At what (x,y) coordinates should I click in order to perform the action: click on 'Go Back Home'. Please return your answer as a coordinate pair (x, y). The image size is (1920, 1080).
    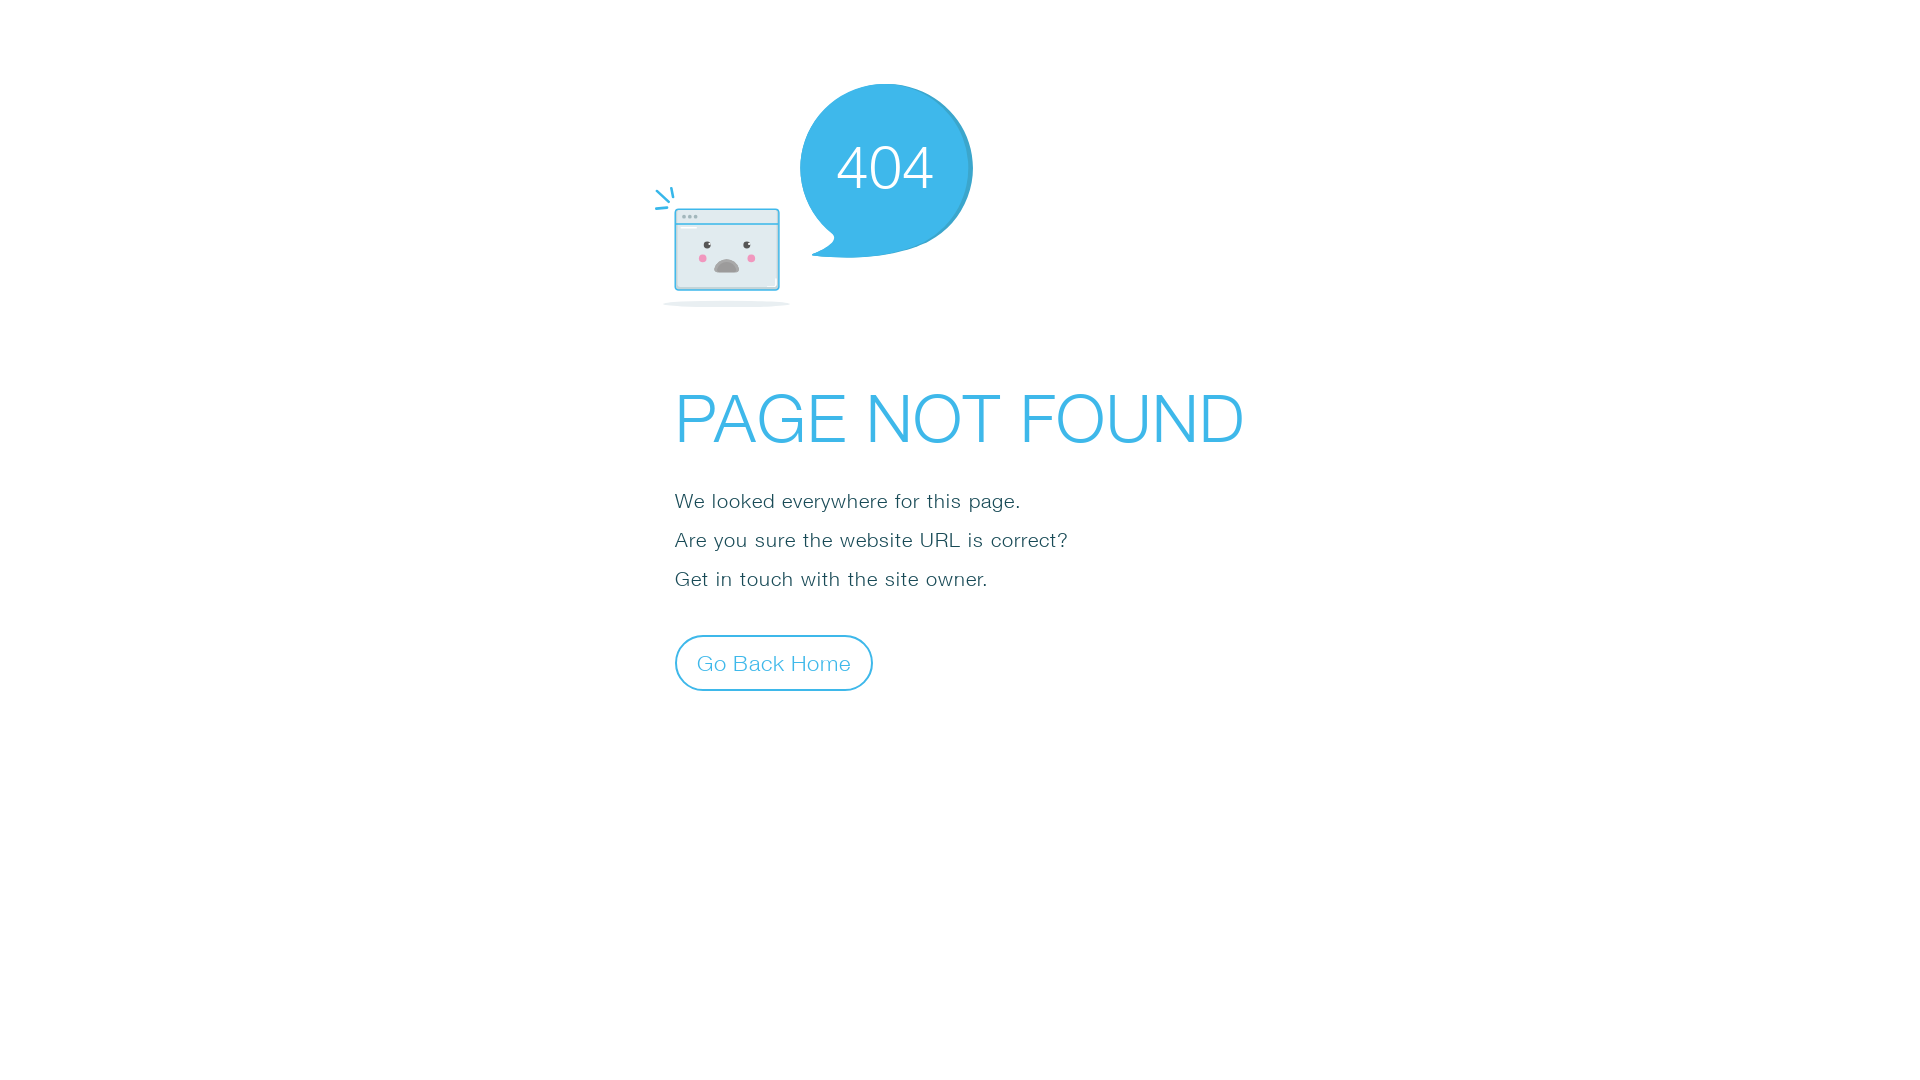
    Looking at the image, I should click on (772, 663).